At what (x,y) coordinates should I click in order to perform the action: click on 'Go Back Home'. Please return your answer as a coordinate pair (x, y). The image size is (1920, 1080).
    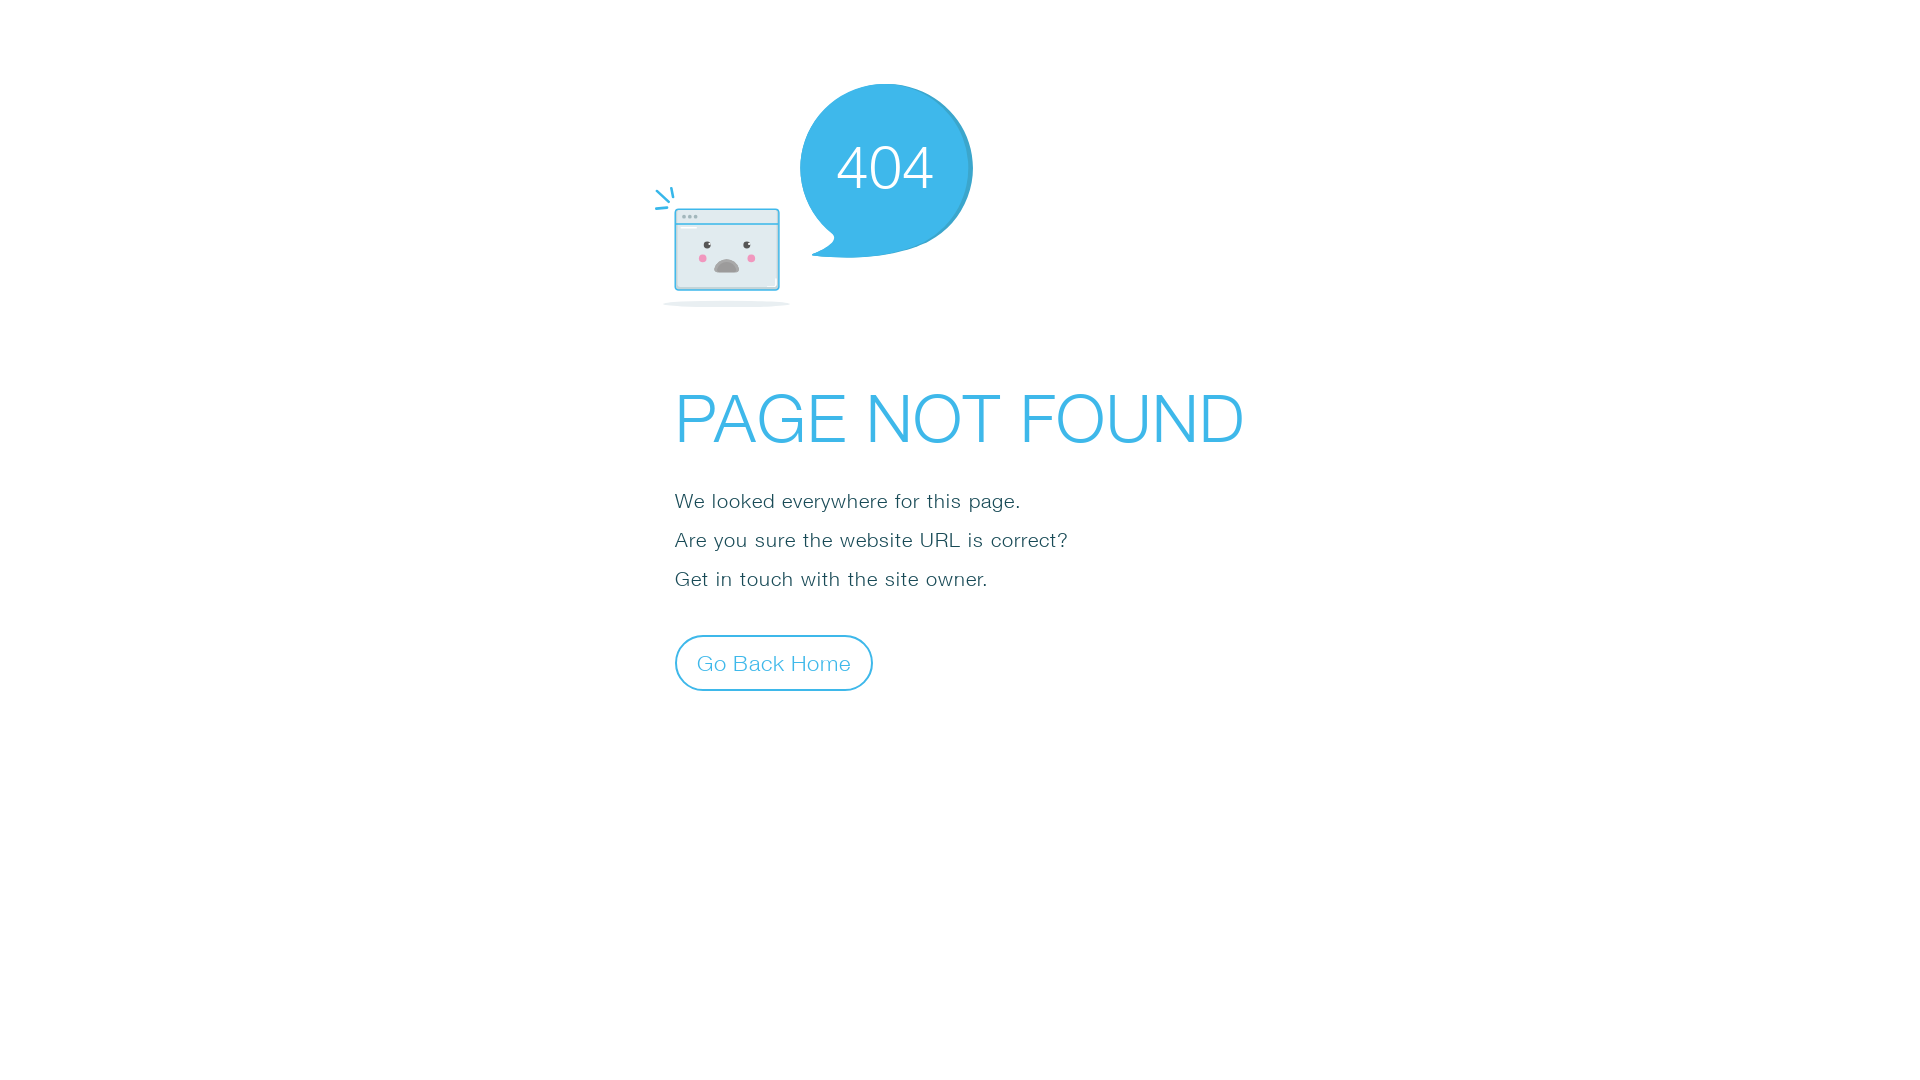
    Looking at the image, I should click on (772, 663).